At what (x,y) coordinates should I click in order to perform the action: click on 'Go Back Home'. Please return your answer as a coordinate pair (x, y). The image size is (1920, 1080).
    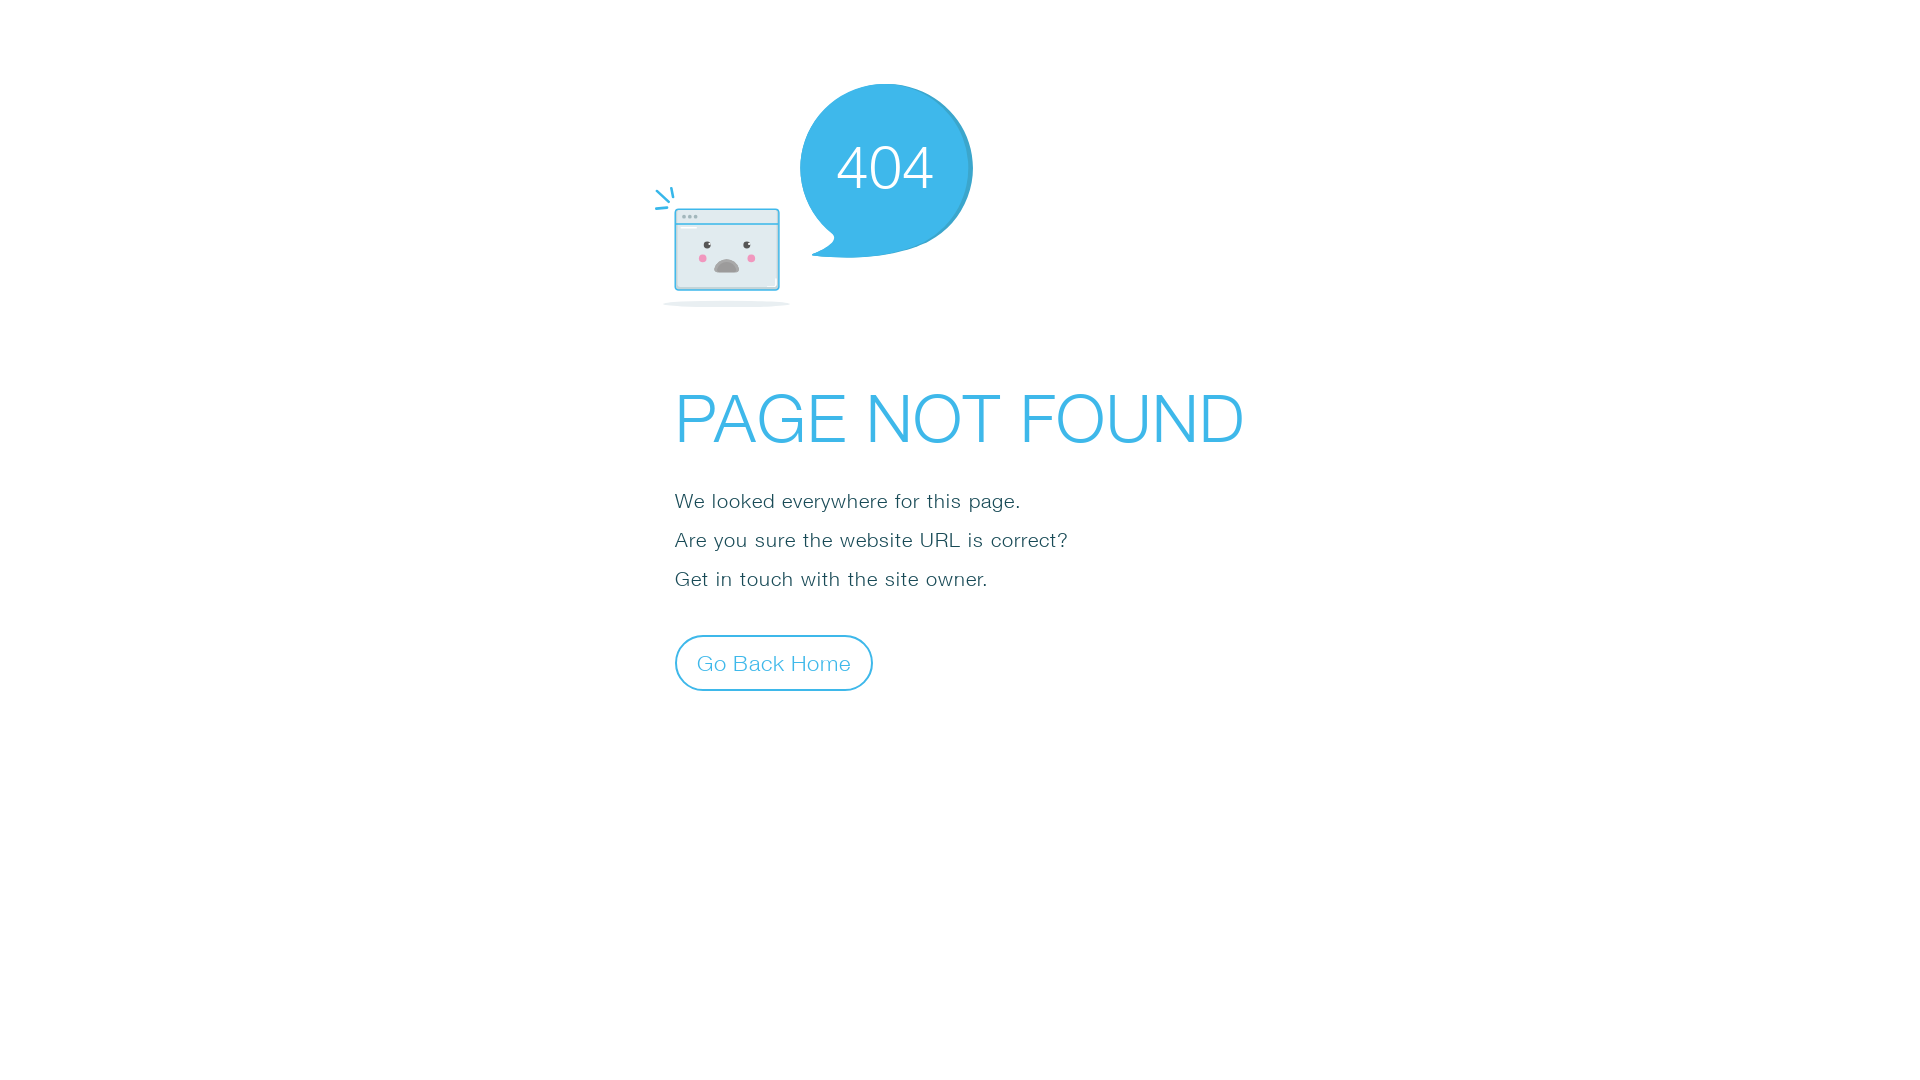
    Looking at the image, I should click on (772, 663).